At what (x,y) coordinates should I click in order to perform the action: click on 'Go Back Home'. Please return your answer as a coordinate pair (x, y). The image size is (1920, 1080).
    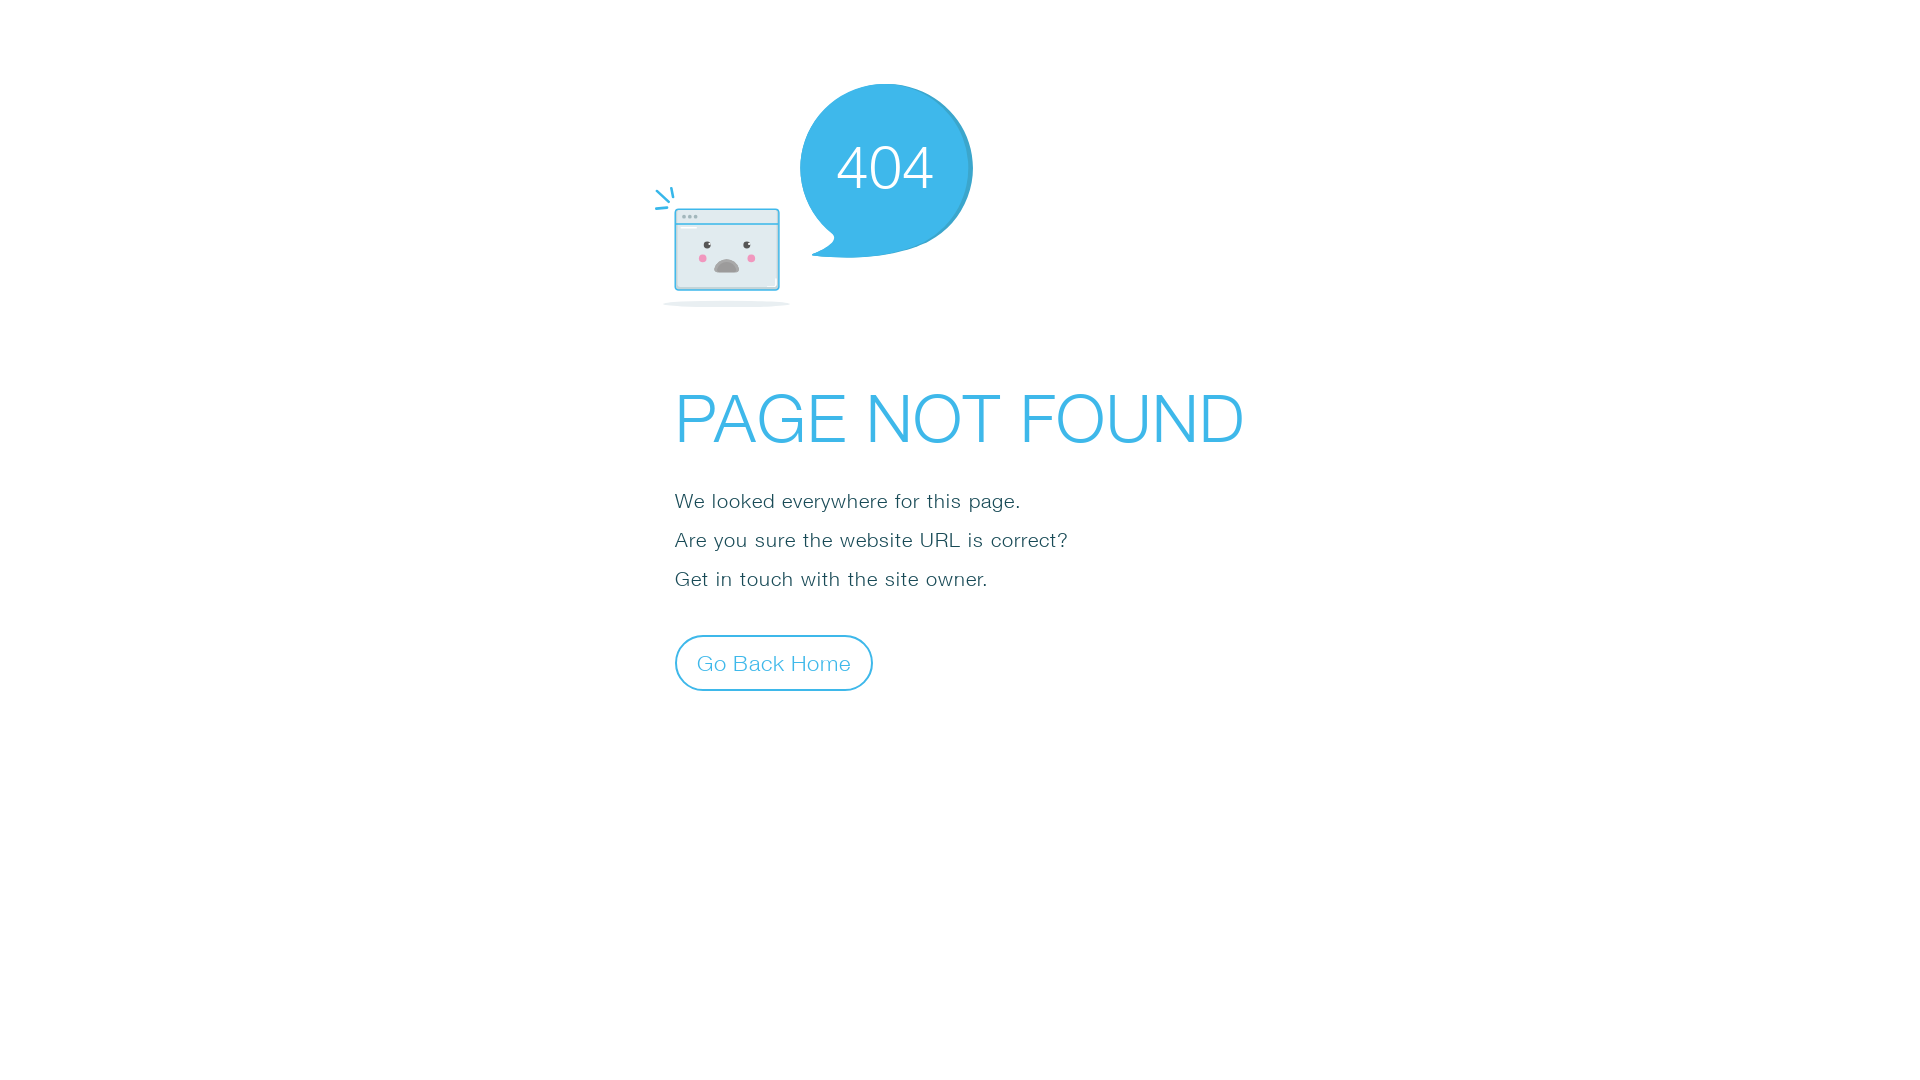
    Looking at the image, I should click on (772, 663).